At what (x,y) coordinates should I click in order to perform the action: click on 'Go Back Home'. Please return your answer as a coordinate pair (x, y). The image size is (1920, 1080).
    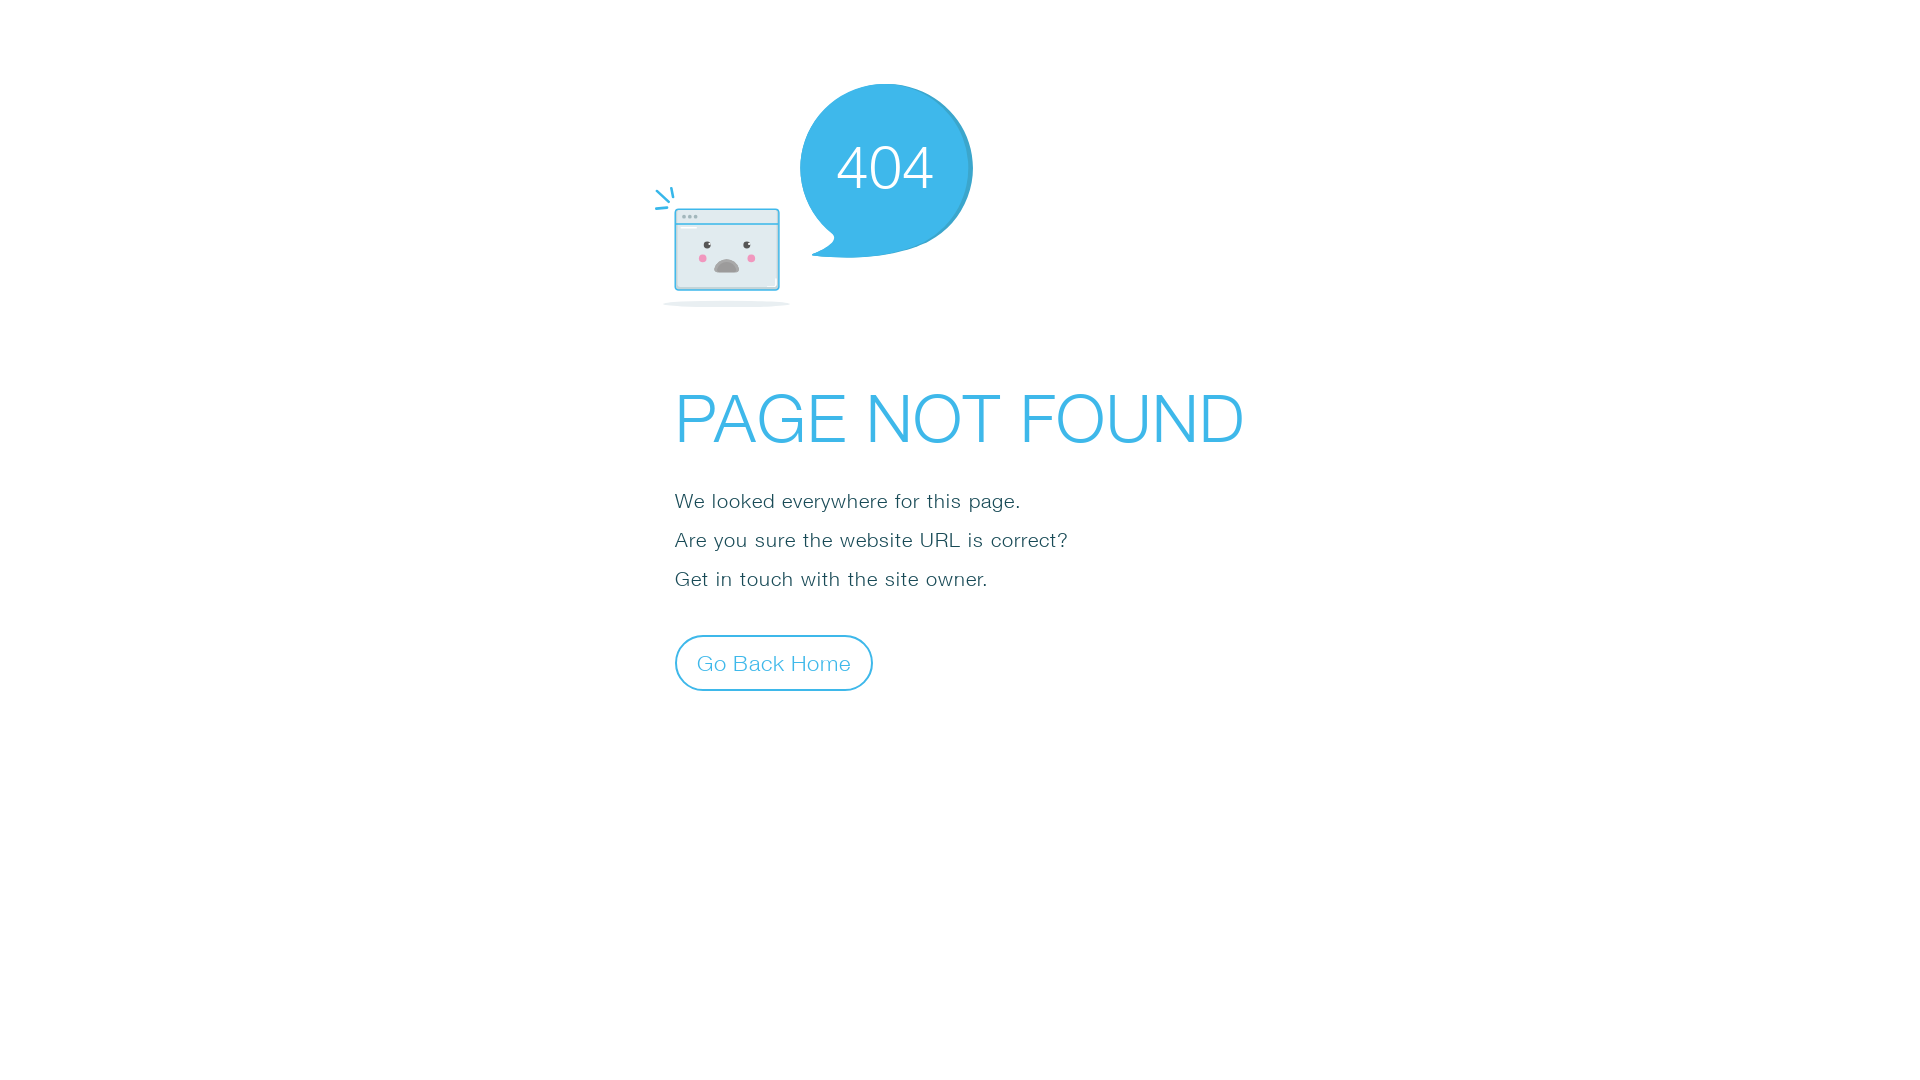
    Looking at the image, I should click on (772, 663).